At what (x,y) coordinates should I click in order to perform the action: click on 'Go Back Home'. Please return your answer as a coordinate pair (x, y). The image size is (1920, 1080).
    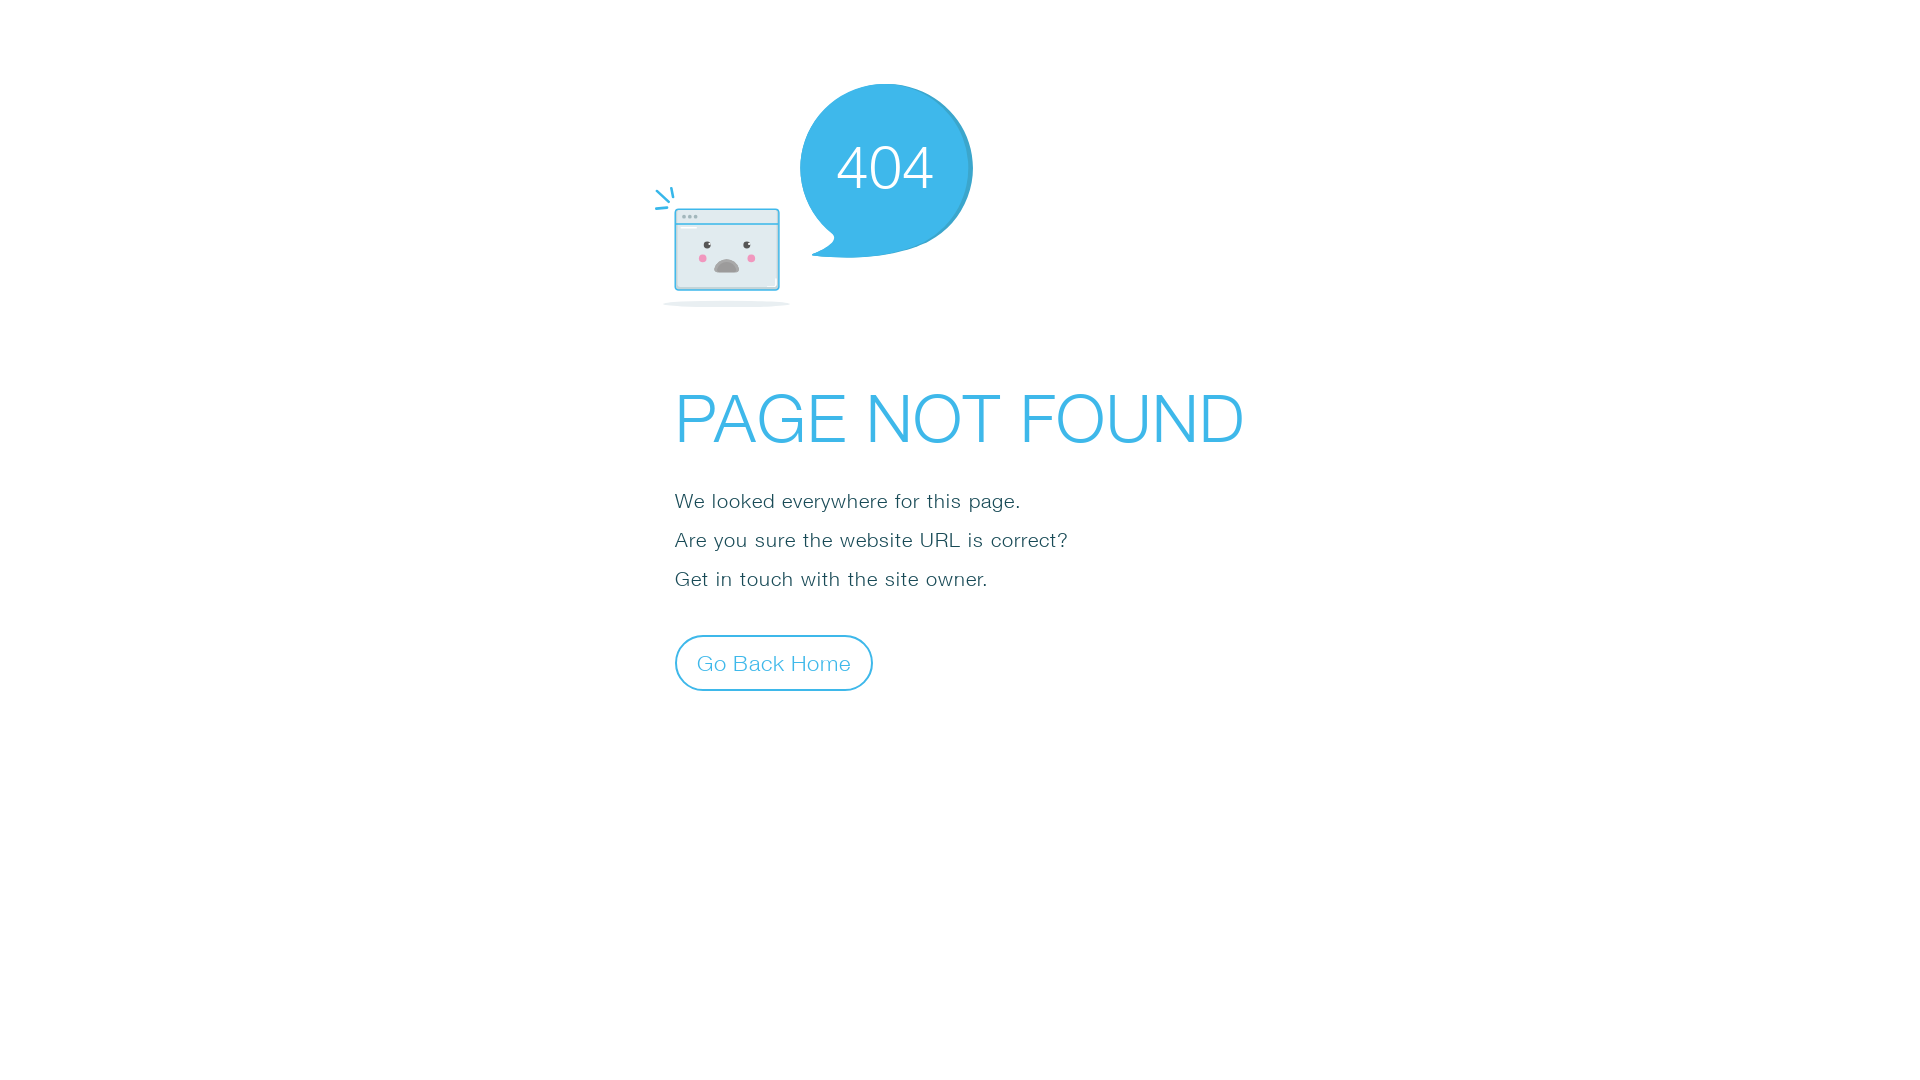
    Looking at the image, I should click on (772, 663).